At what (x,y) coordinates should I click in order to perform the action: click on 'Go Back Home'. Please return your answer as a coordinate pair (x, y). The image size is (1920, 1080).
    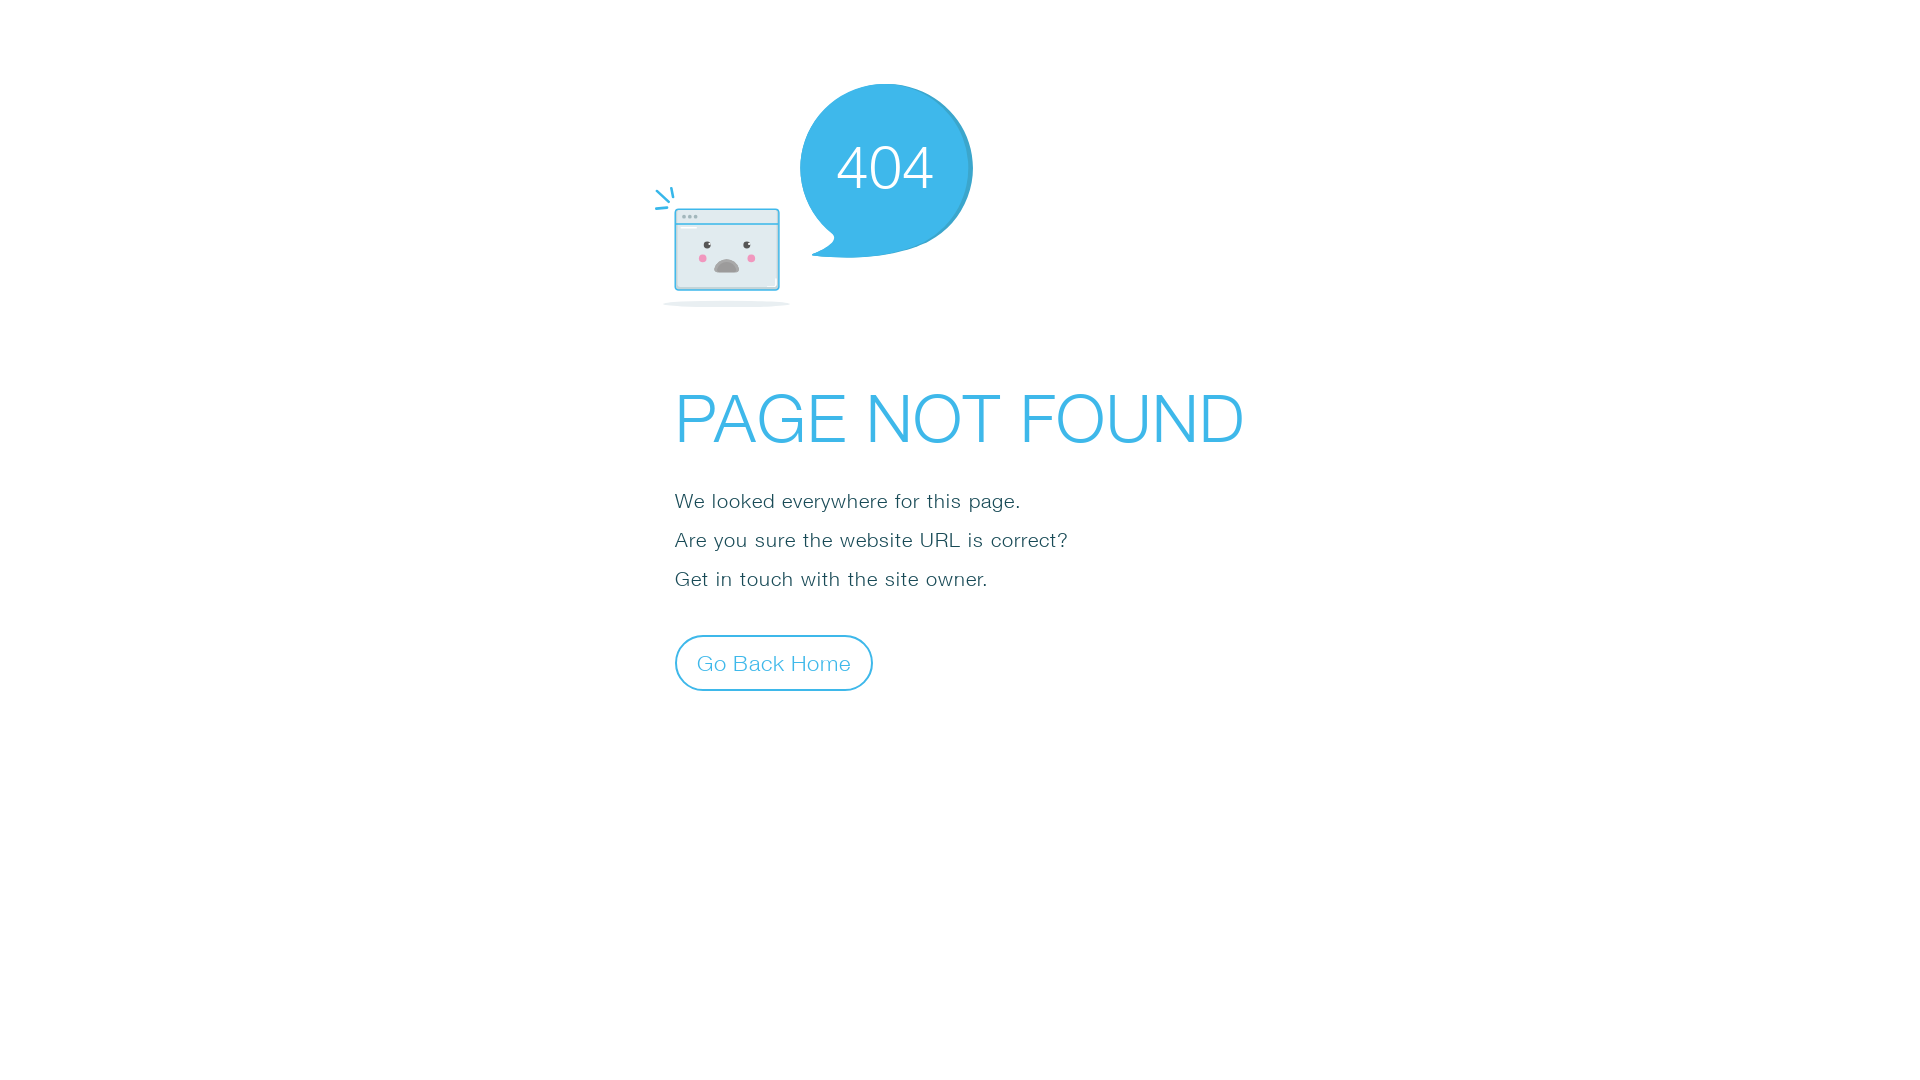
    Looking at the image, I should click on (772, 663).